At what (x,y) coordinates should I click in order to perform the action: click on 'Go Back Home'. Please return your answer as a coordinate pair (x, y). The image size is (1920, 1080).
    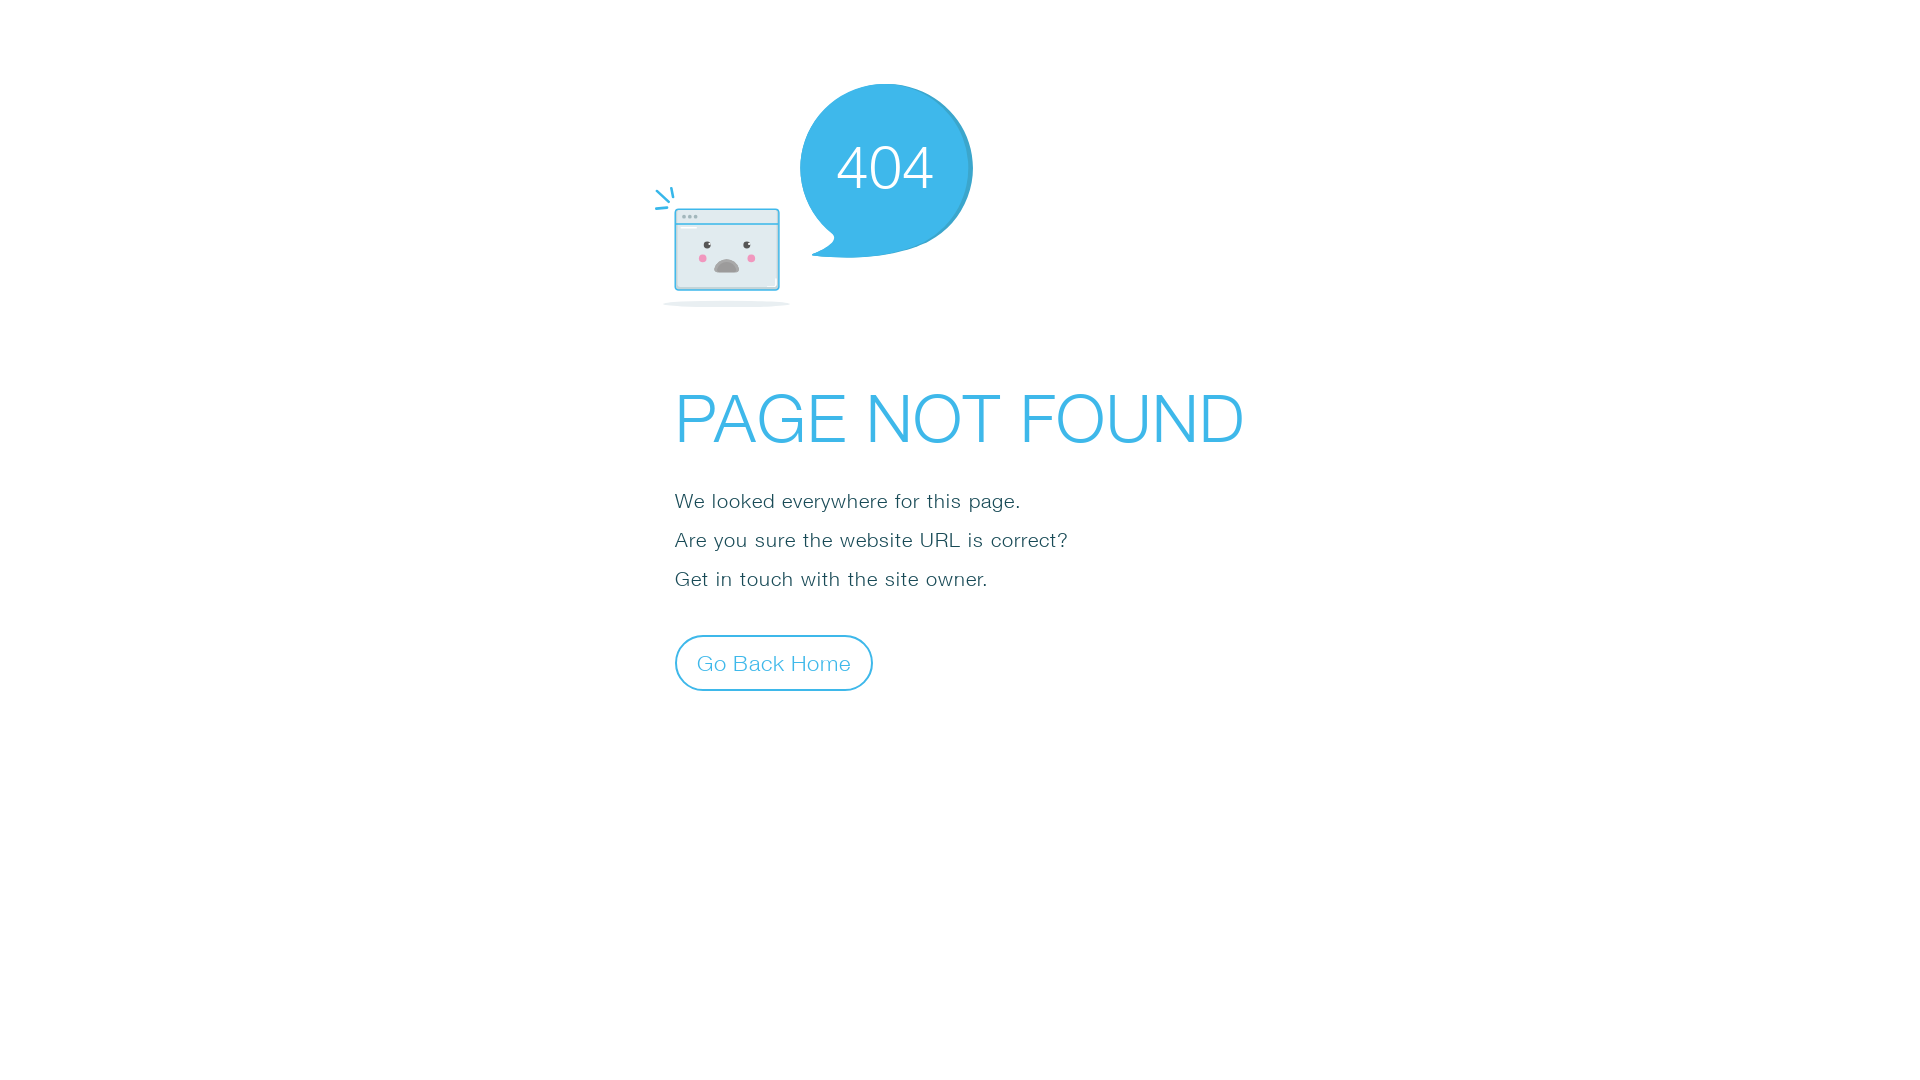
    Looking at the image, I should click on (772, 663).